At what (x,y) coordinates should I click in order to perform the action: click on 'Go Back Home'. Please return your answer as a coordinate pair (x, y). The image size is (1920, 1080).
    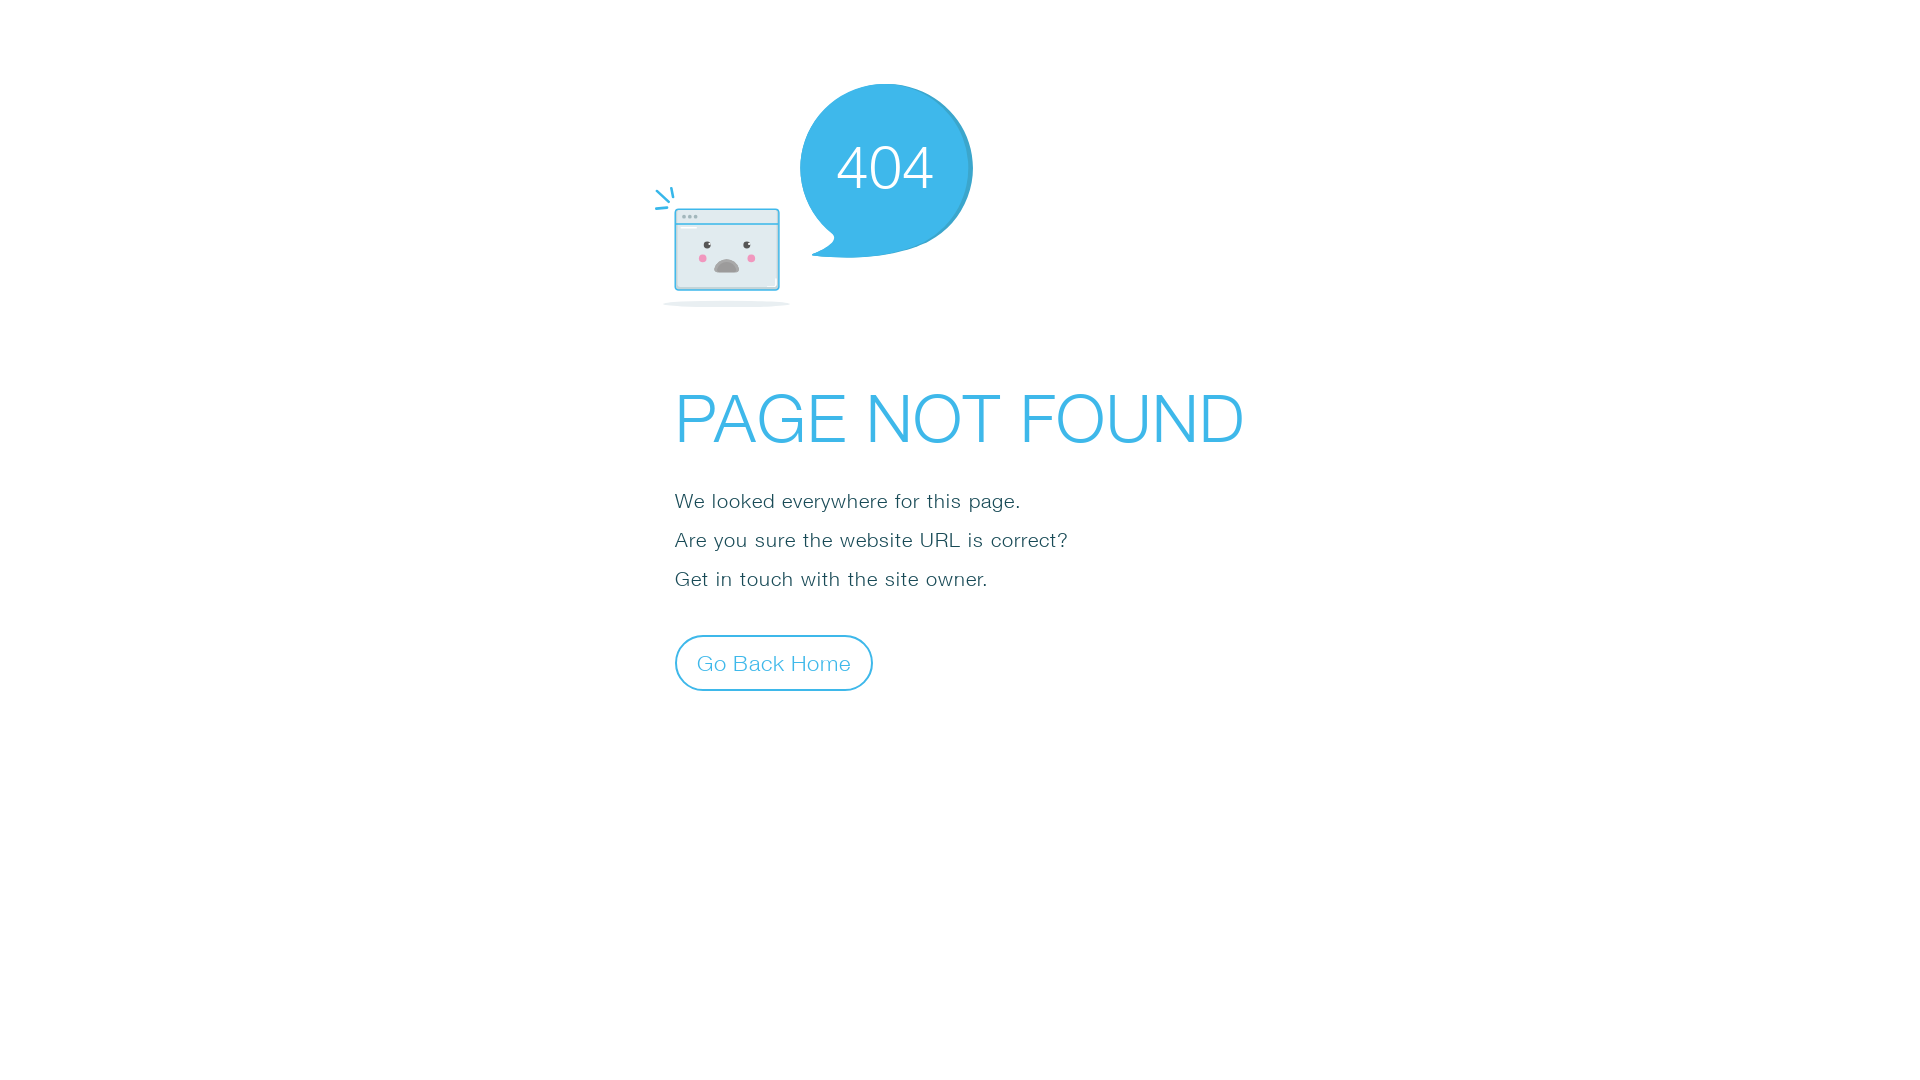
    Looking at the image, I should click on (772, 663).